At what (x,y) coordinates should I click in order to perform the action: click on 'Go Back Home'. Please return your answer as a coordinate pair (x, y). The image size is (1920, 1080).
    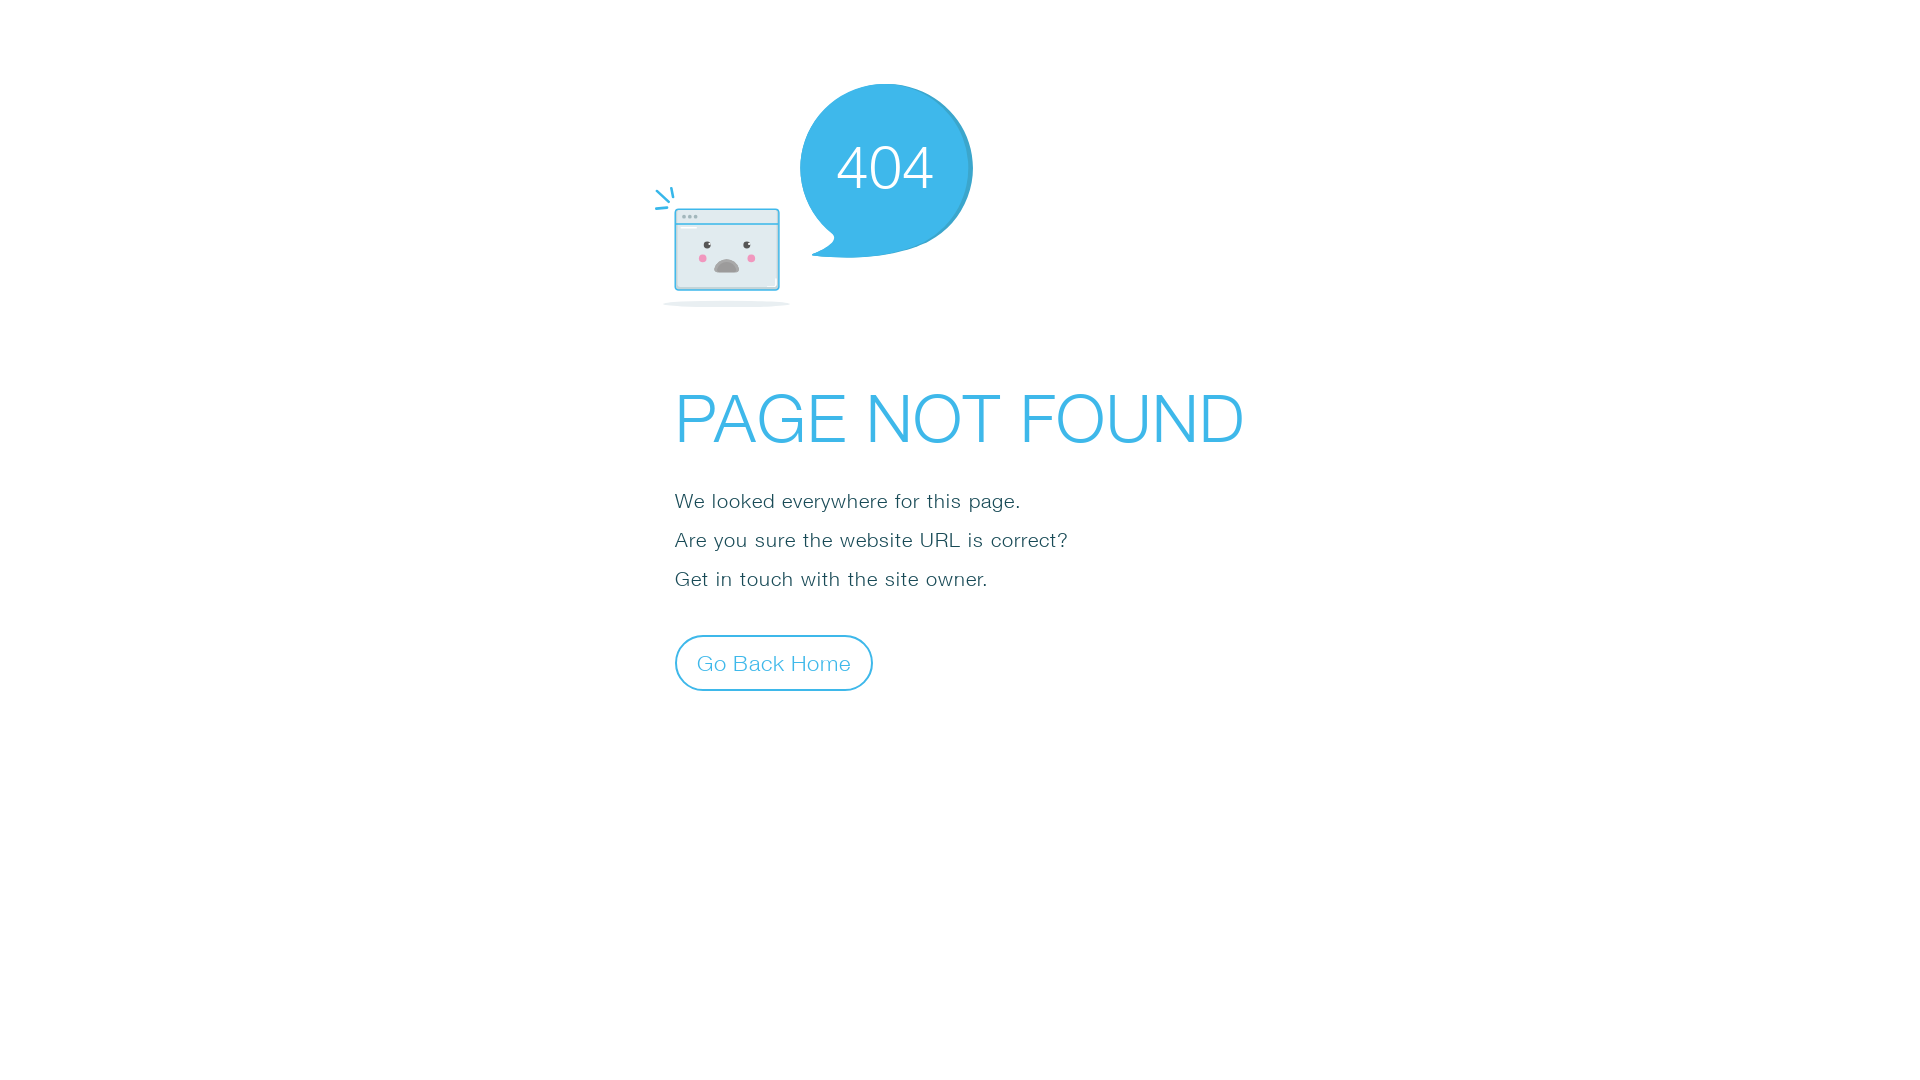
    Looking at the image, I should click on (772, 663).